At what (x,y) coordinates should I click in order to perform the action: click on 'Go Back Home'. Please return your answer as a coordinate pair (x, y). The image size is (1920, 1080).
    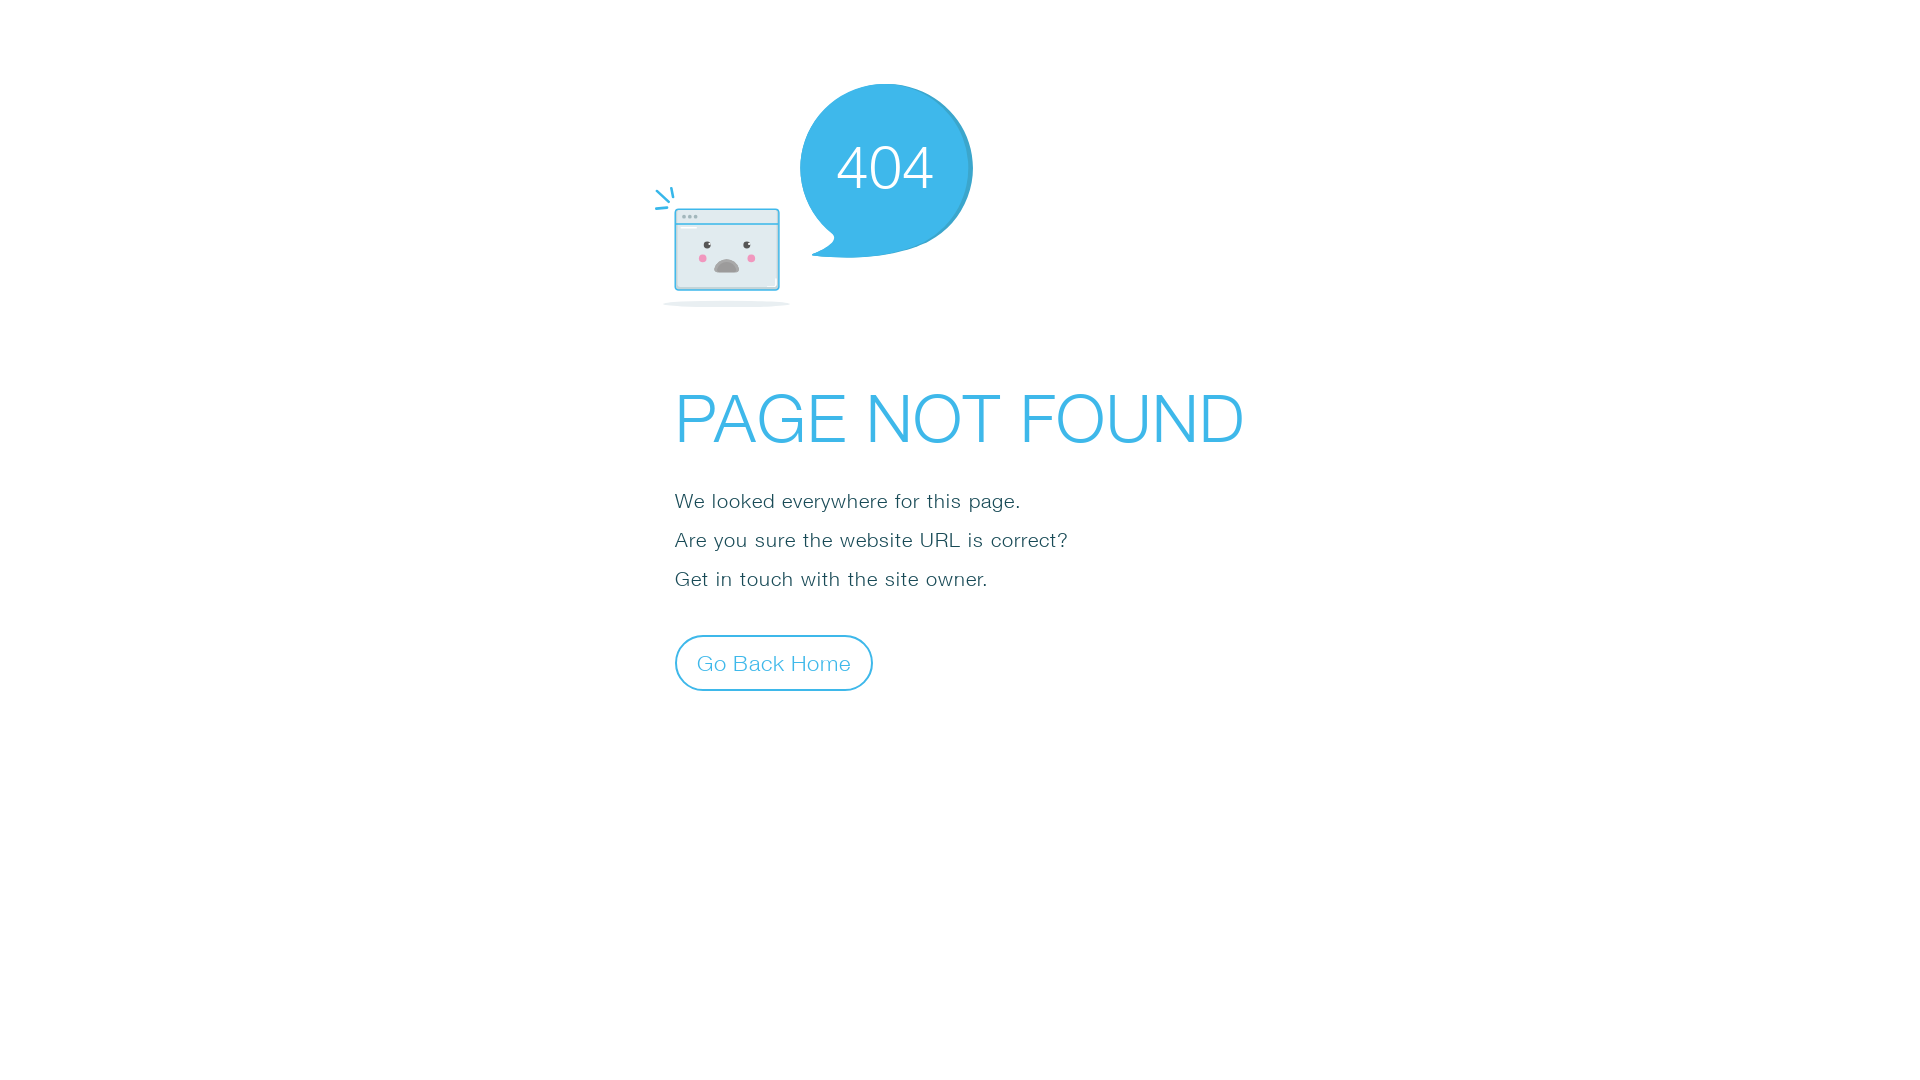
    Looking at the image, I should click on (772, 663).